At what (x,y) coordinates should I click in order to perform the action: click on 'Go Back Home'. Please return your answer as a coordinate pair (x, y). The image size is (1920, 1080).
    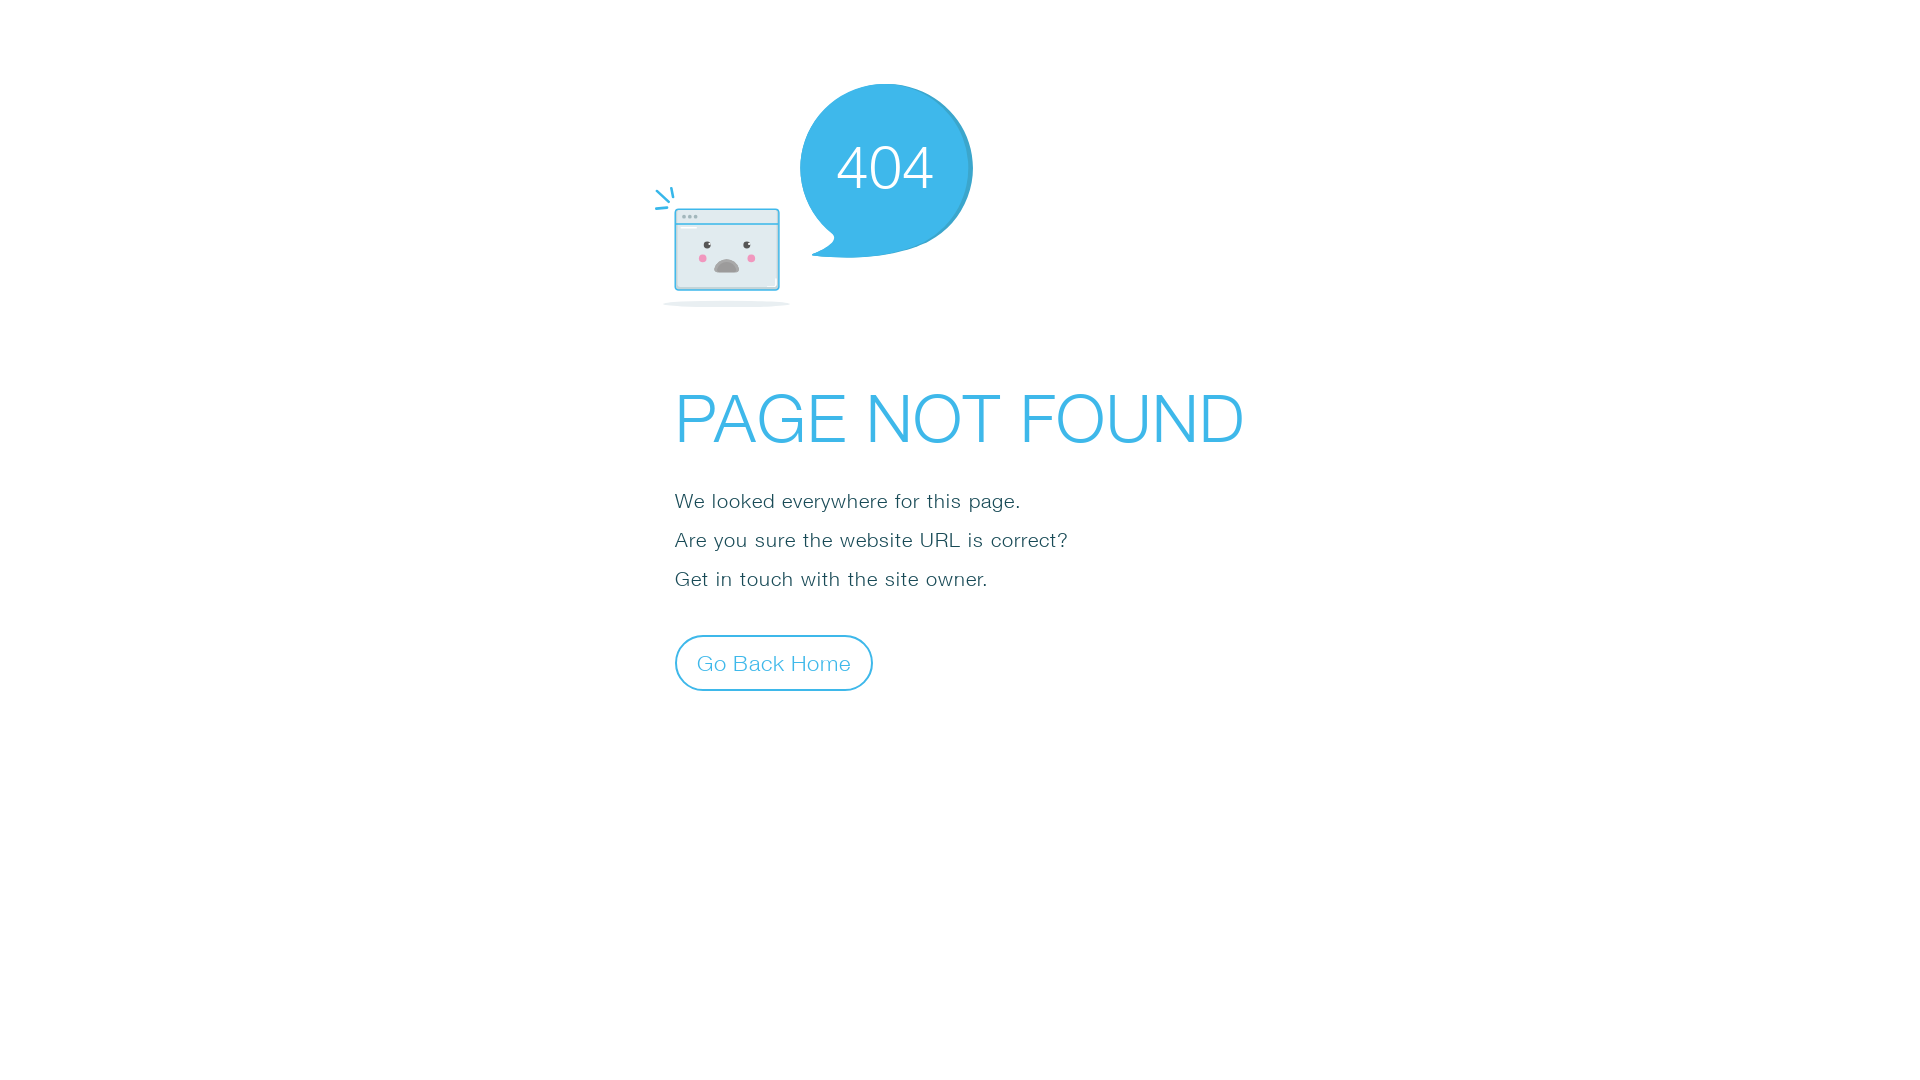
    Looking at the image, I should click on (772, 663).